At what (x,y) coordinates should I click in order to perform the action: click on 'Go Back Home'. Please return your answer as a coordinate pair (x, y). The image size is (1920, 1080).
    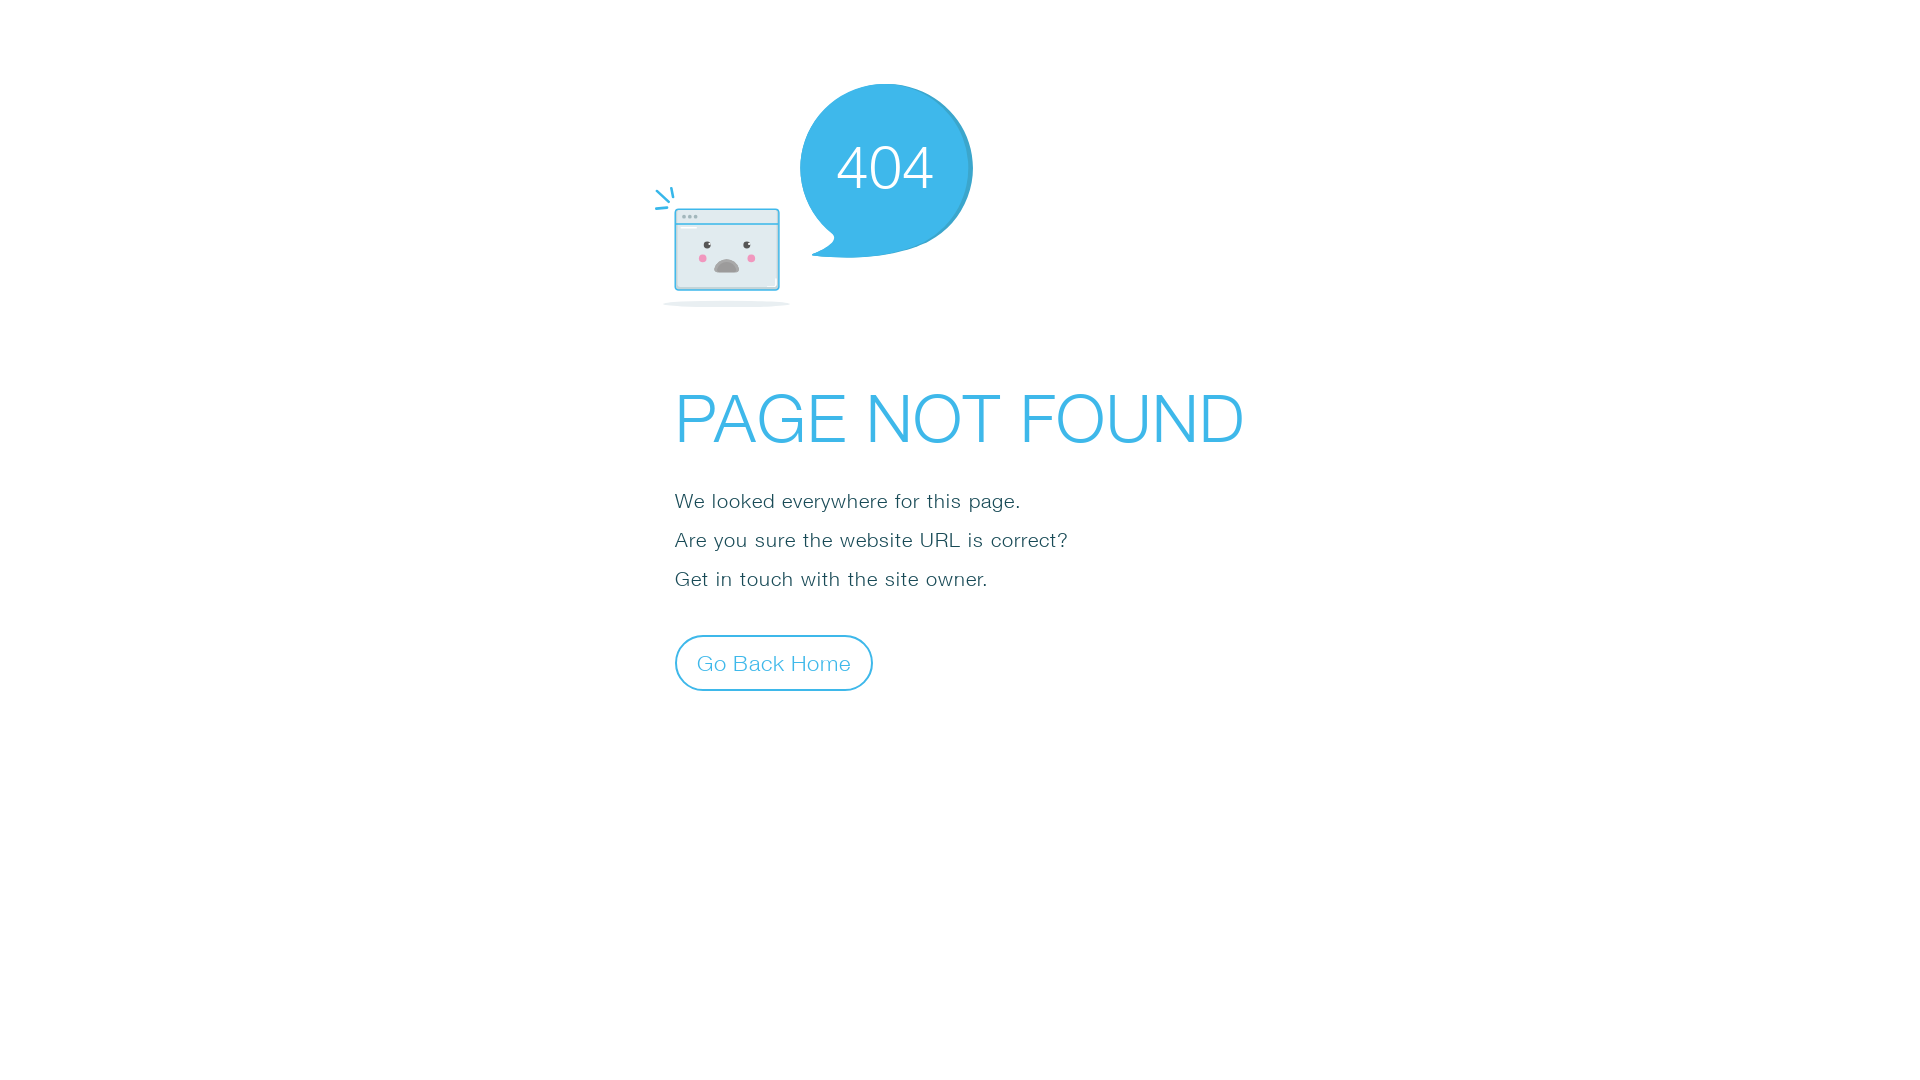
    Looking at the image, I should click on (772, 663).